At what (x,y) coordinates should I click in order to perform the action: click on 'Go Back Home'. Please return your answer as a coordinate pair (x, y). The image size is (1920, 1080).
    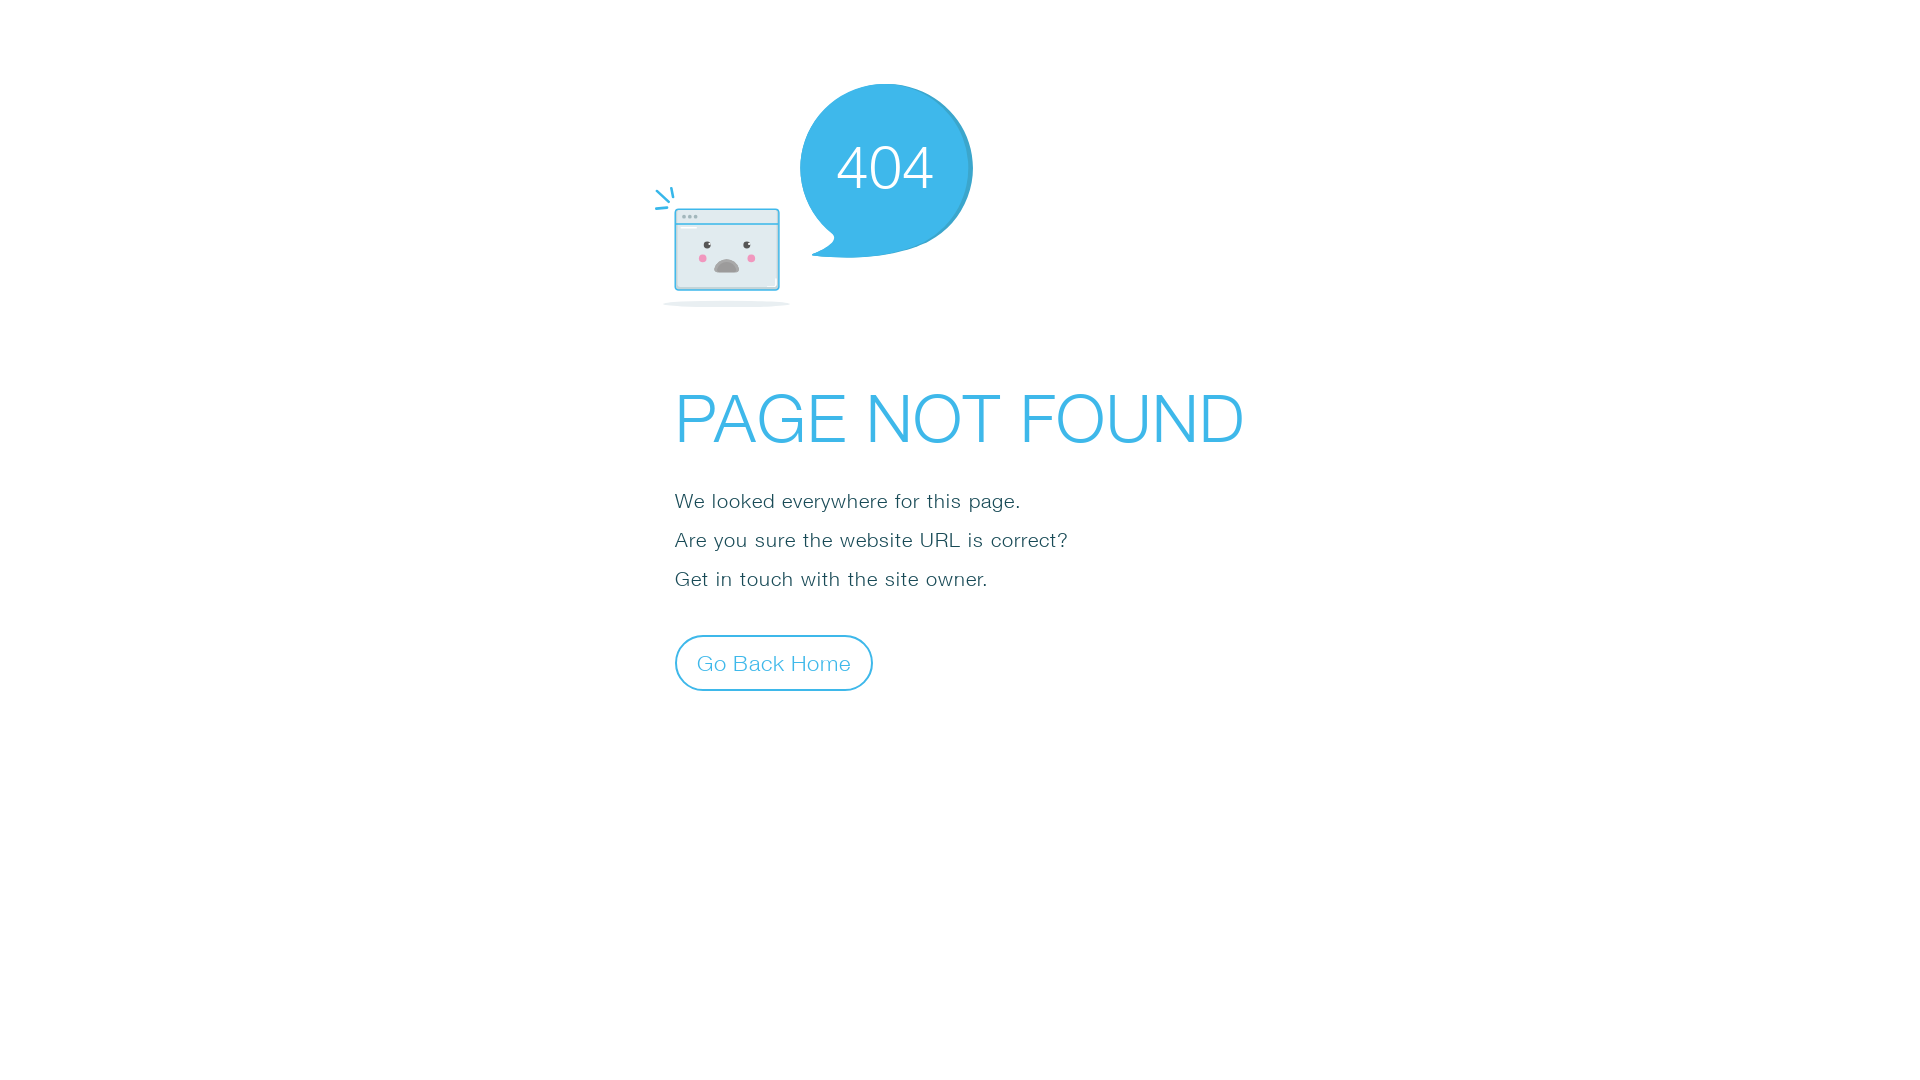
    Looking at the image, I should click on (772, 663).